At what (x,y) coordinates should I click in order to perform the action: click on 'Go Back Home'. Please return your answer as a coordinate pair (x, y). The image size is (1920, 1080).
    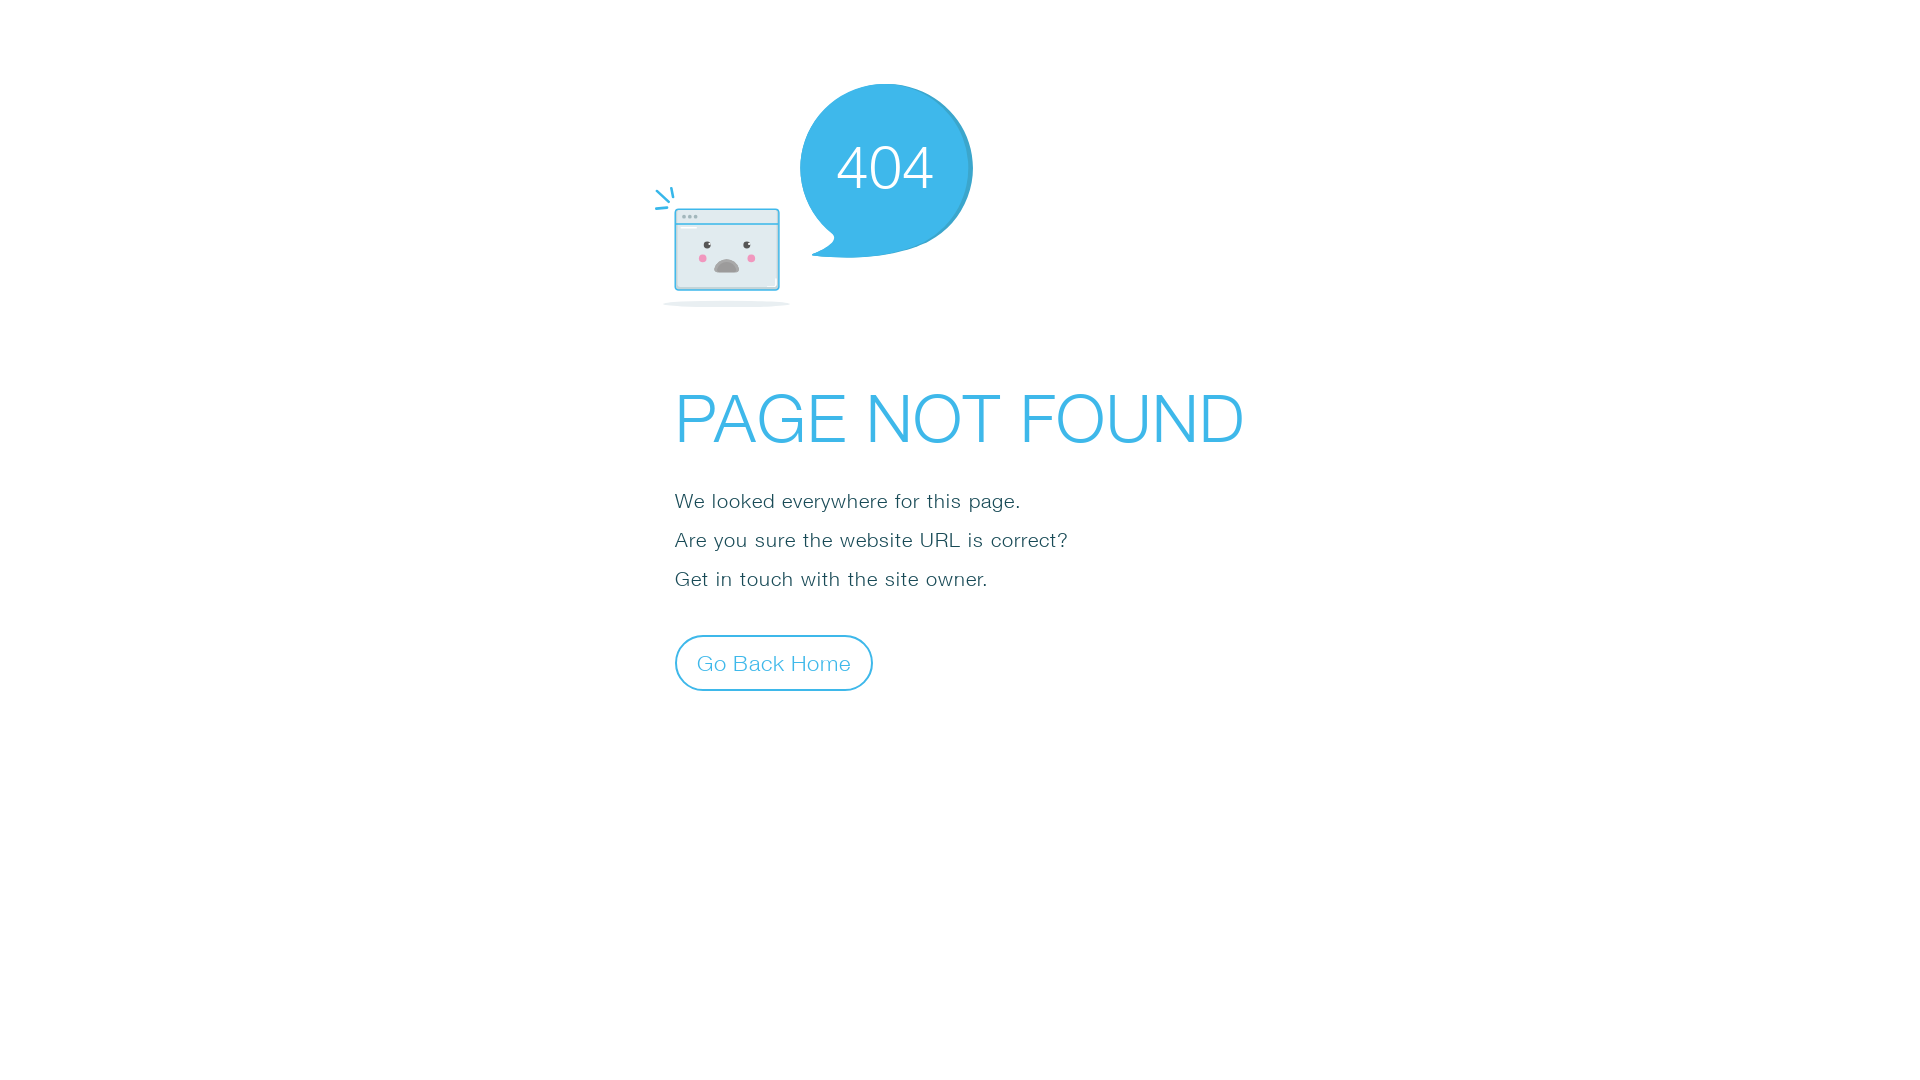
    Looking at the image, I should click on (772, 663).